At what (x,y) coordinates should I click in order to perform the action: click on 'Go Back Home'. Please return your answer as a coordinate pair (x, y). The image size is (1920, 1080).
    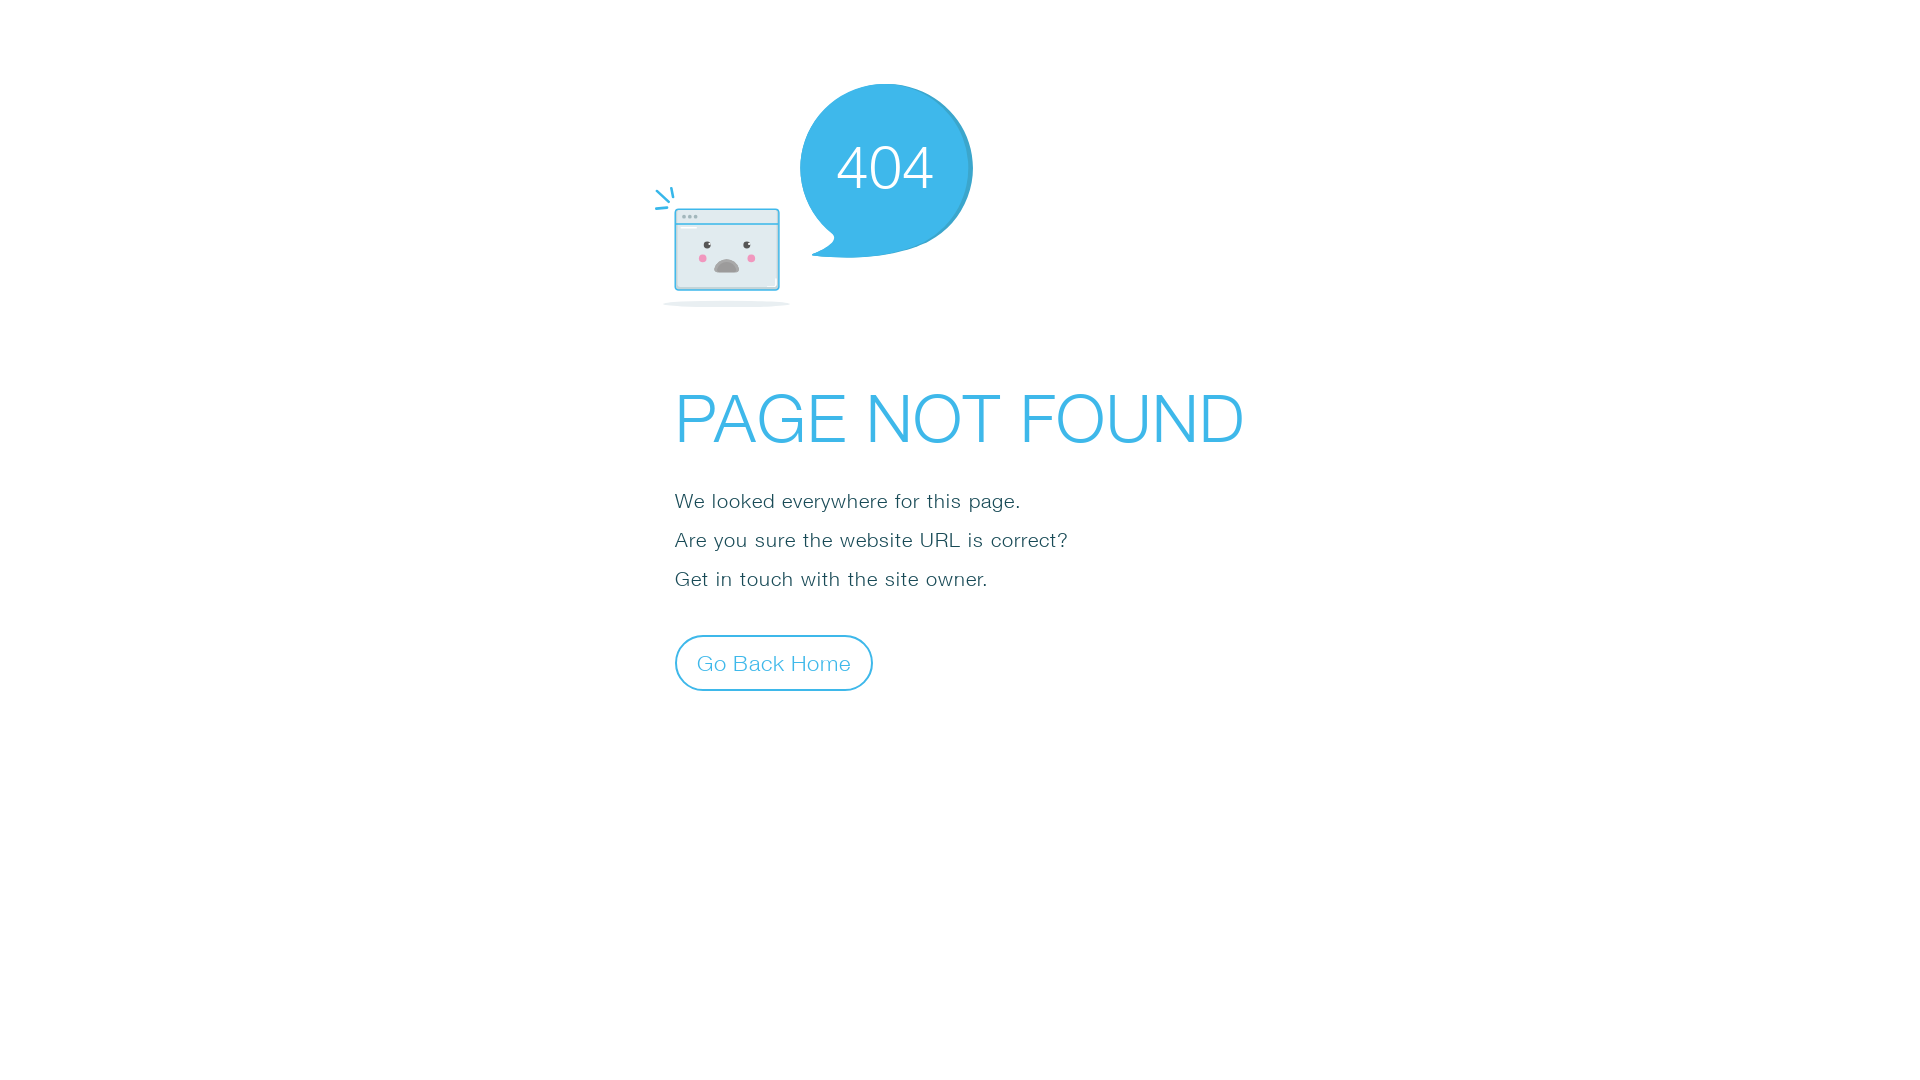
    Looking at the image, I should click on (772, 663).